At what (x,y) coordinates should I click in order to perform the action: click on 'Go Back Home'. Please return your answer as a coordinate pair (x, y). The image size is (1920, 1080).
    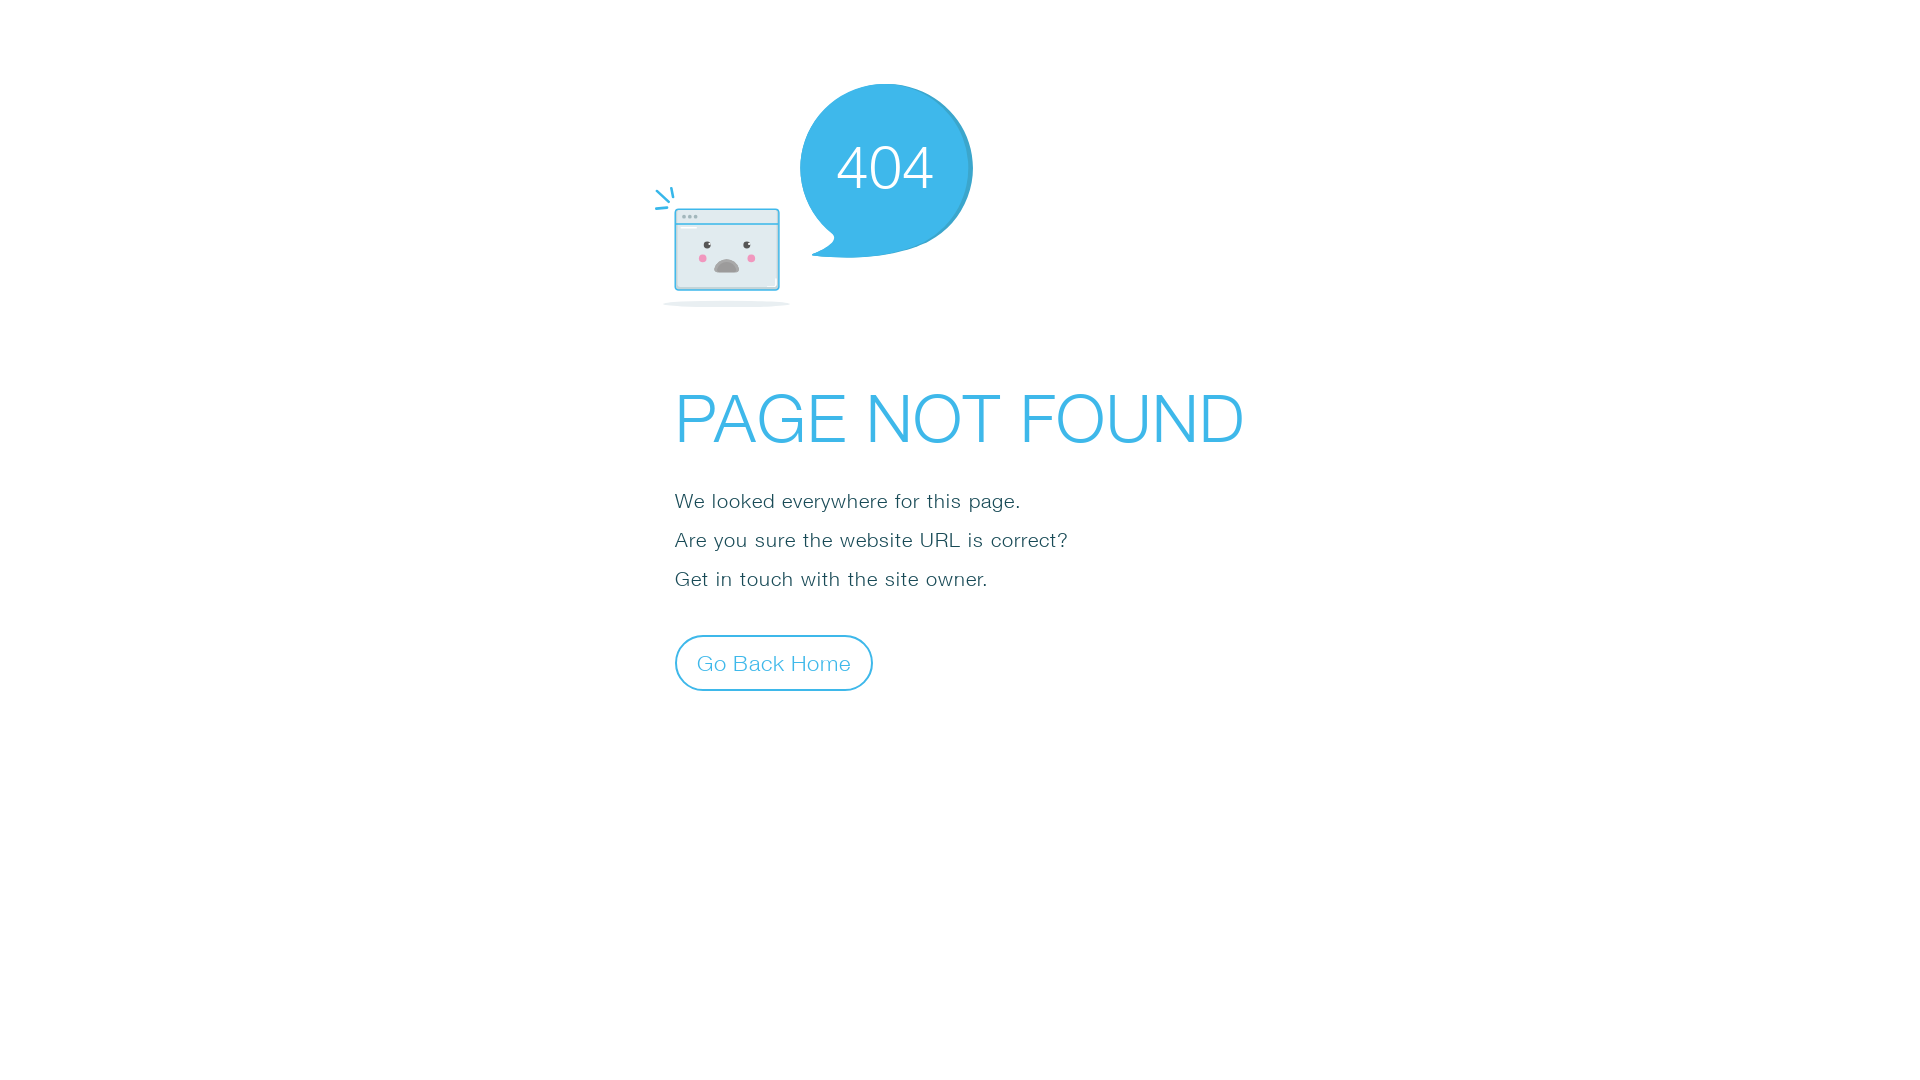
    Looking at the image, I should click on (772, 663).